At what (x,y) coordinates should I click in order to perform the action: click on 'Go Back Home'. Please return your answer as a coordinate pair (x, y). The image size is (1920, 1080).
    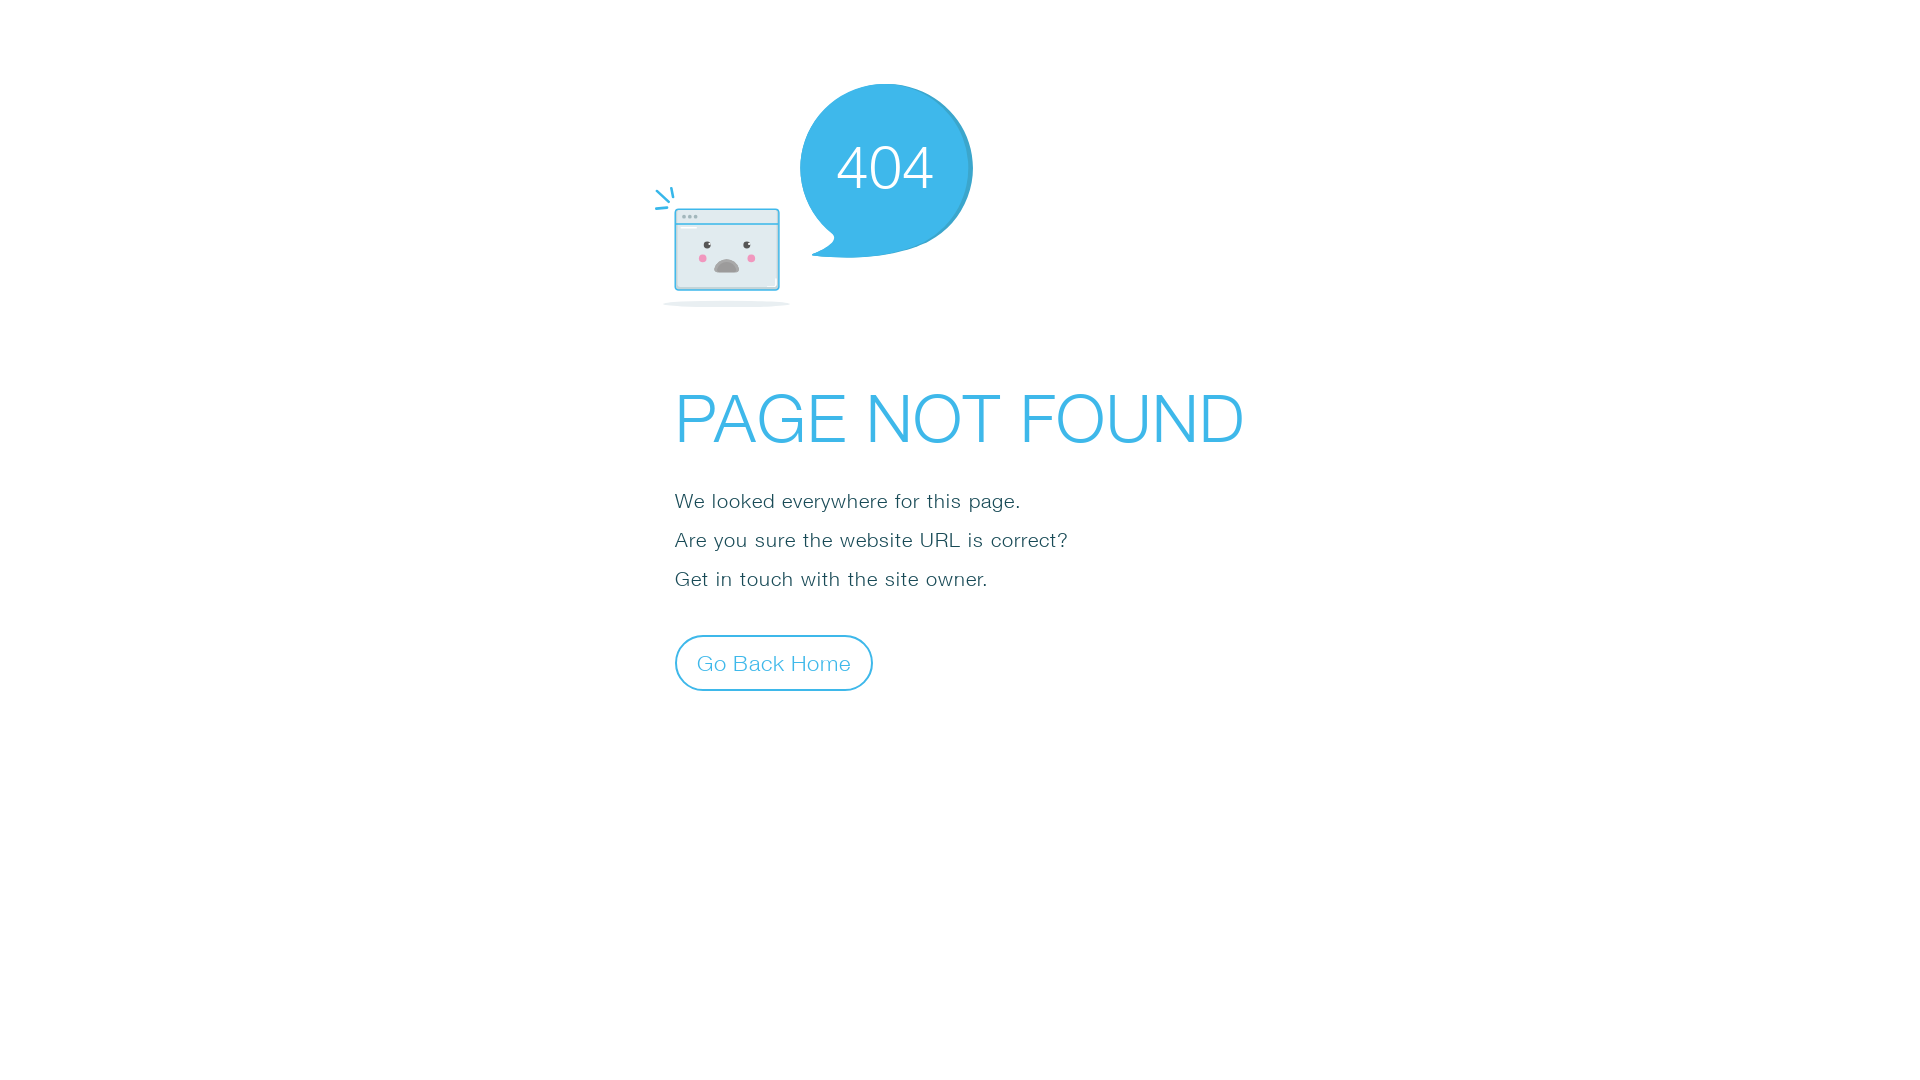
    Looking at the image, I should click on (772, 663).